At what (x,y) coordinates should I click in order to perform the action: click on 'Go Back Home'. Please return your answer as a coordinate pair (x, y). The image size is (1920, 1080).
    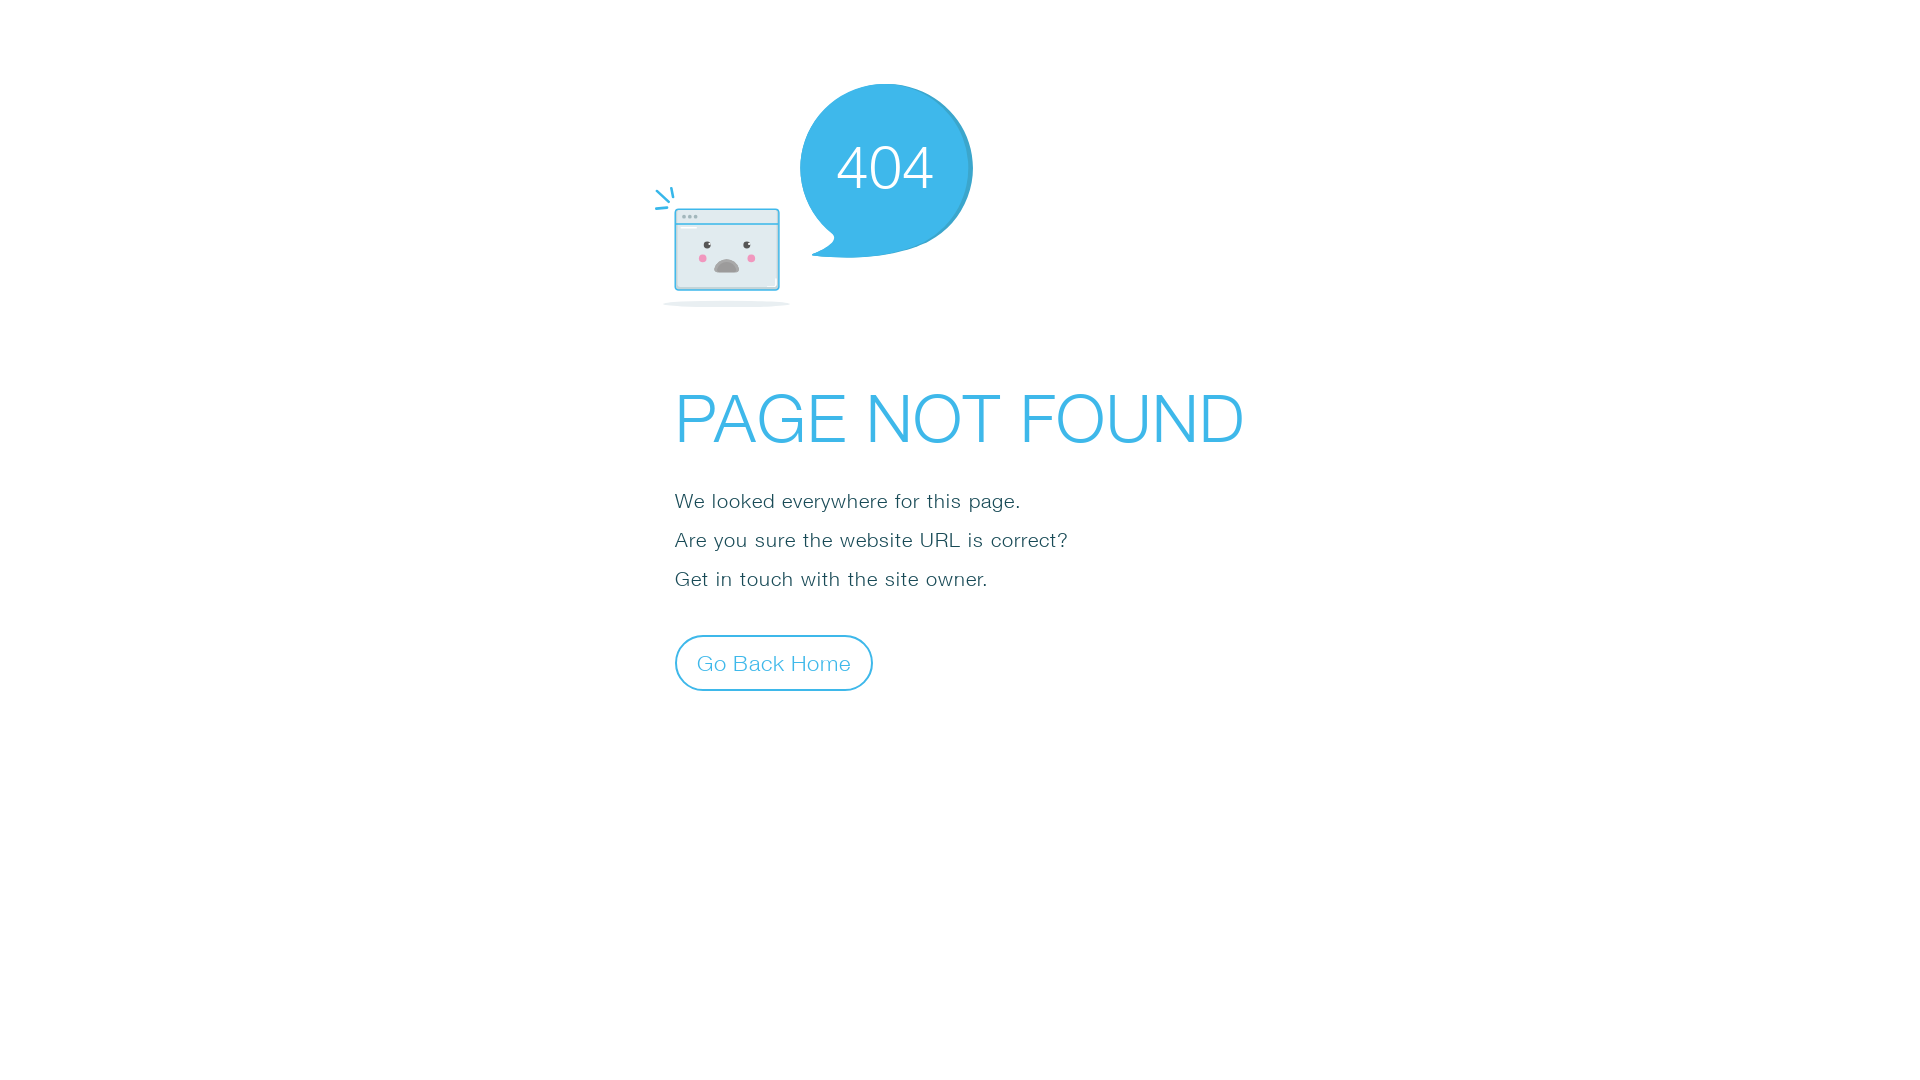
    Looking at the image, I should click on (772, 663).